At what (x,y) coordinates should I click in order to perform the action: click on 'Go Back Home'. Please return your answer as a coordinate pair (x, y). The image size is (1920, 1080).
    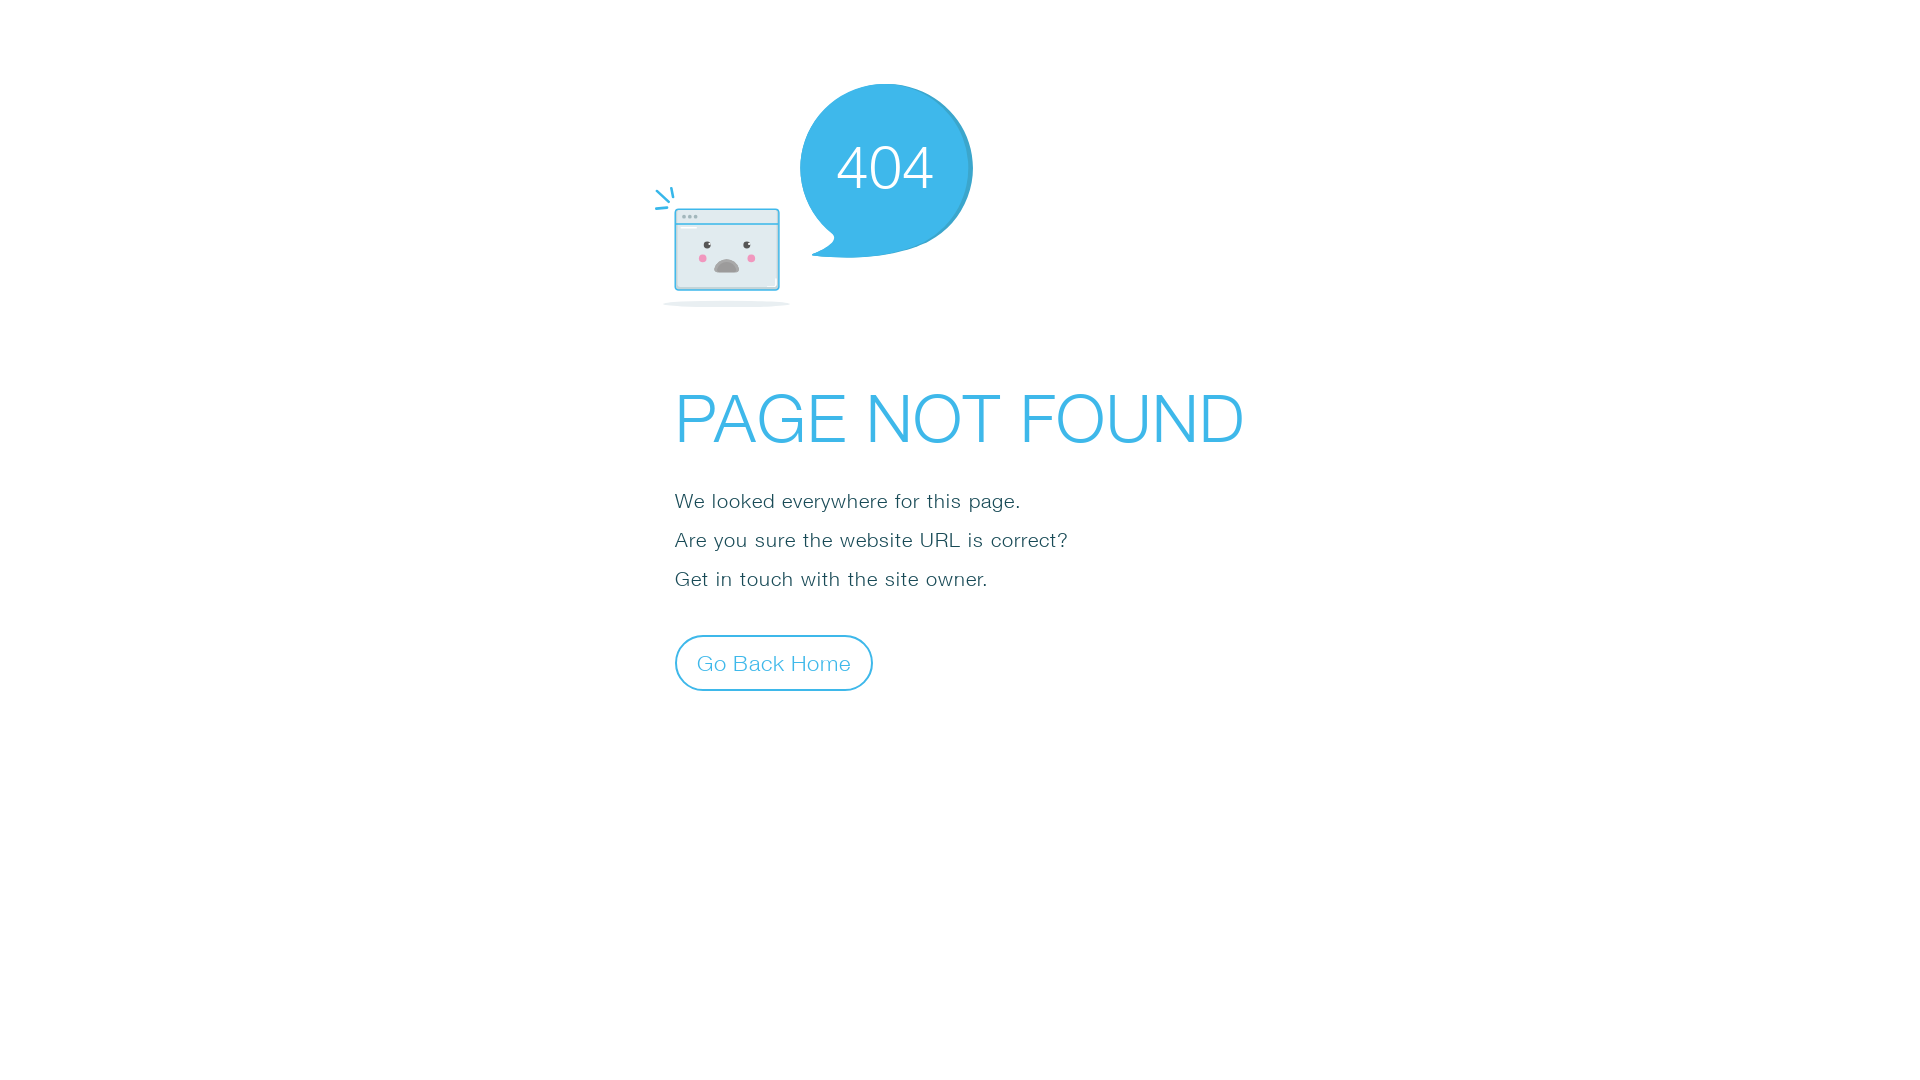
    Looking at the image, I should click on (772, 663).